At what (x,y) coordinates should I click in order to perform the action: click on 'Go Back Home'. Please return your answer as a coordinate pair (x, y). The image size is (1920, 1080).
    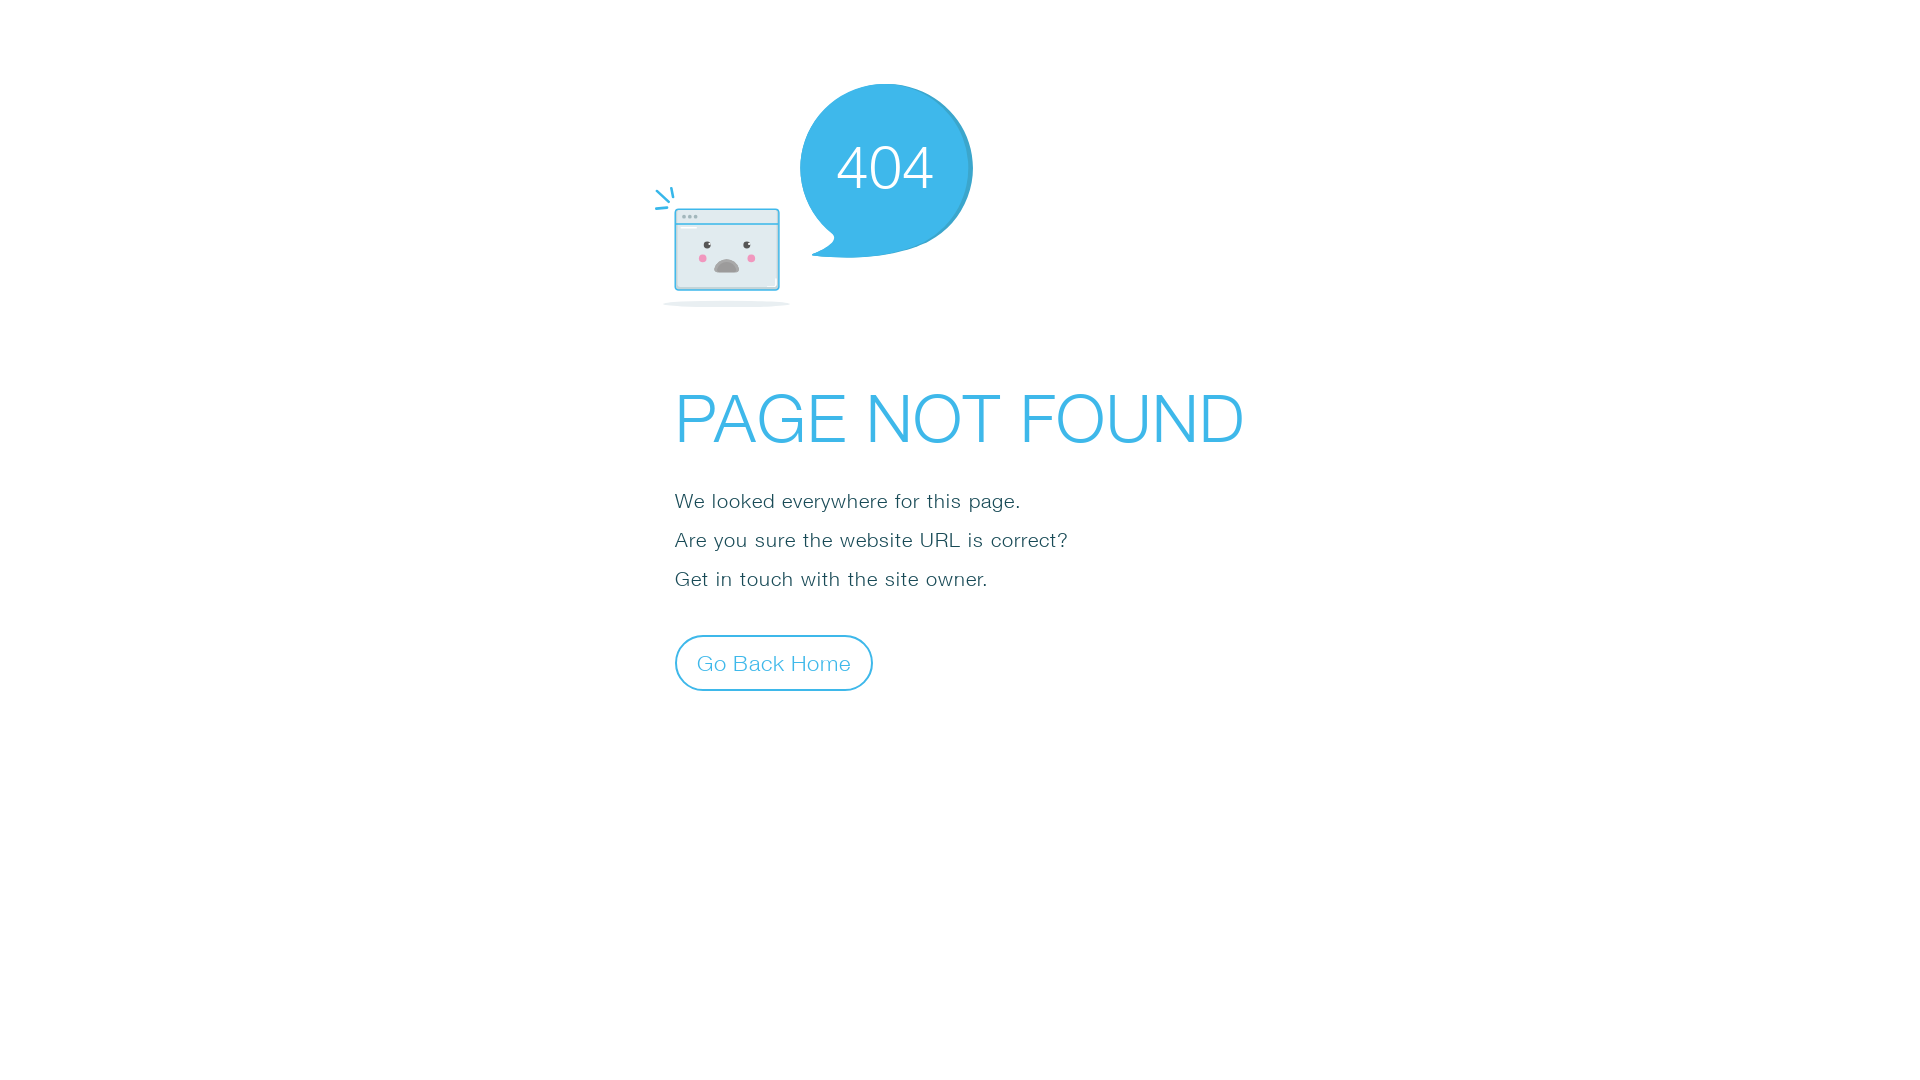
    Looking at the image, I should click on (772, 663).